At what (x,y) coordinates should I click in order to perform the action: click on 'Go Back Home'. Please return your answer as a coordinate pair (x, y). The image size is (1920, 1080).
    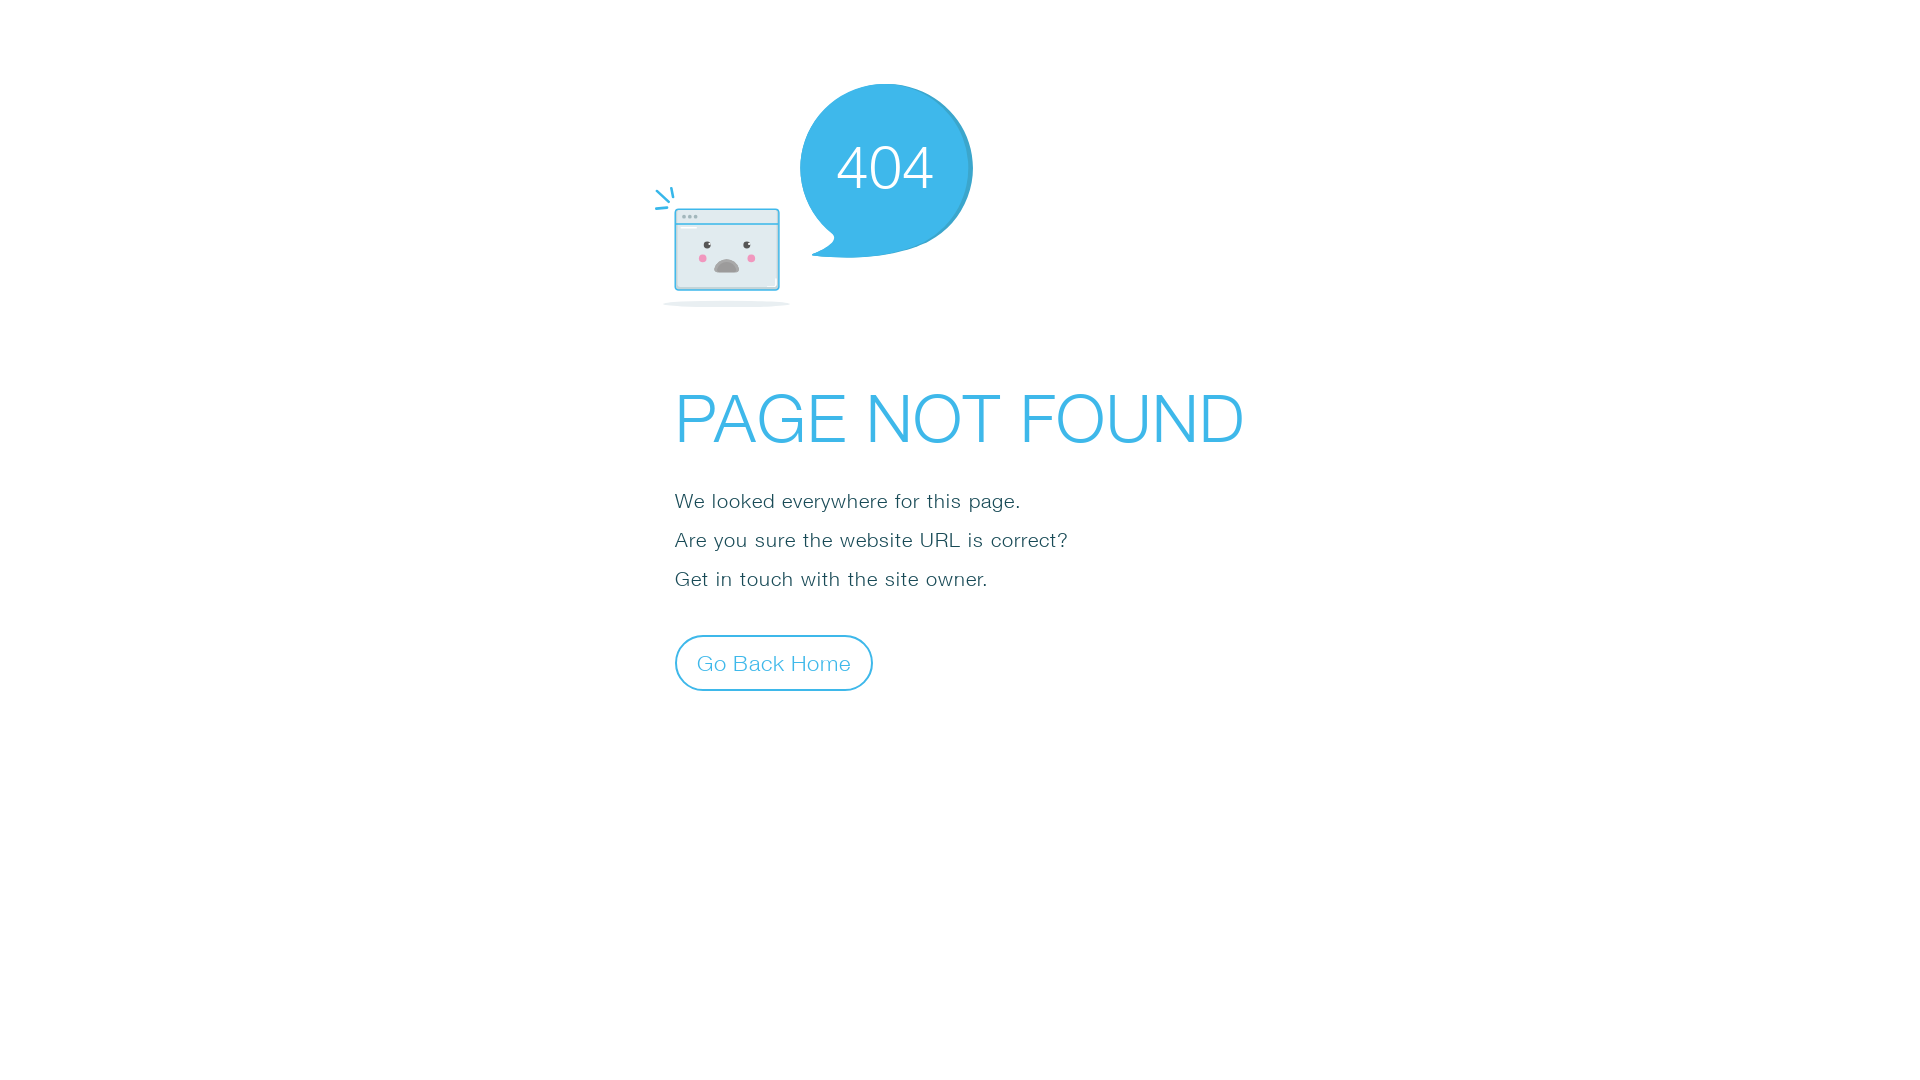
    Looking at the image, I should click on (772, 663).